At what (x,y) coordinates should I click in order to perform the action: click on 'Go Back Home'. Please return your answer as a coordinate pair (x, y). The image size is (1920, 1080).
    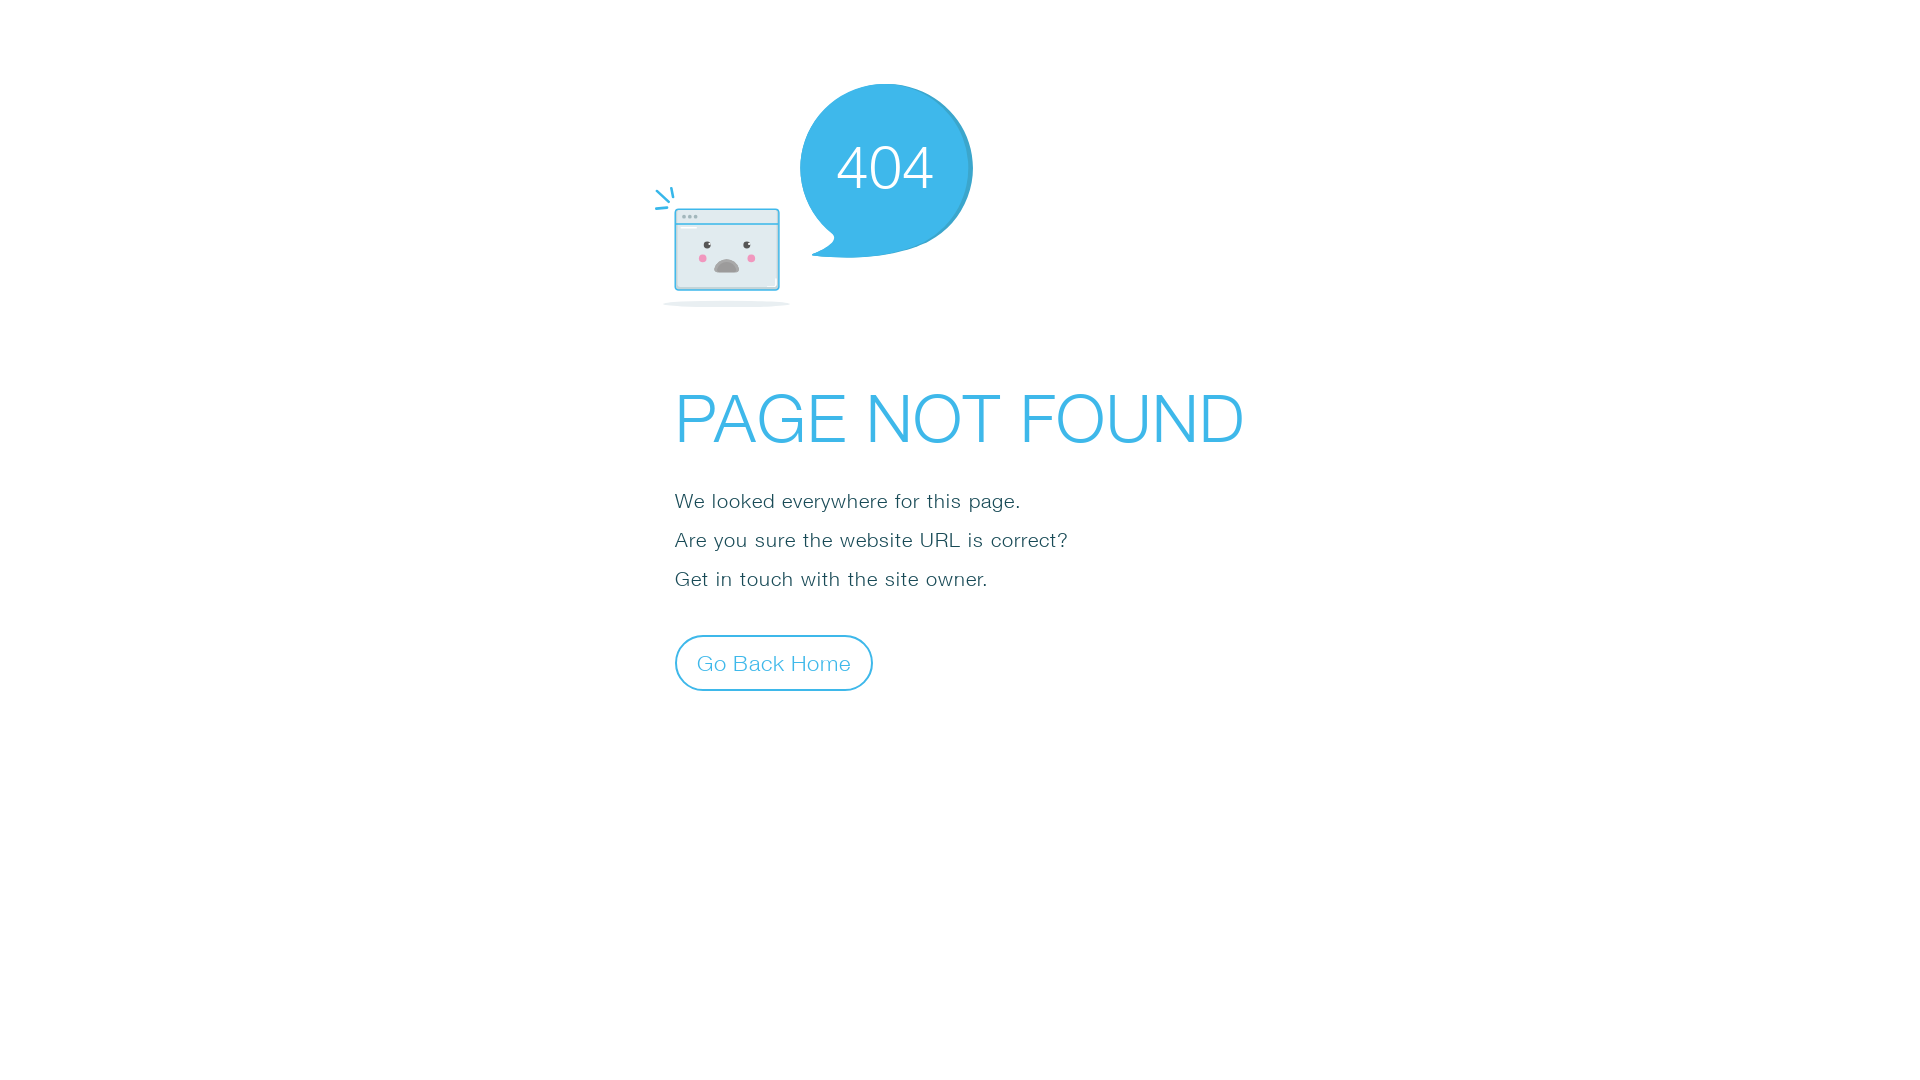
    Looking at the image, I should click on (772, 663).